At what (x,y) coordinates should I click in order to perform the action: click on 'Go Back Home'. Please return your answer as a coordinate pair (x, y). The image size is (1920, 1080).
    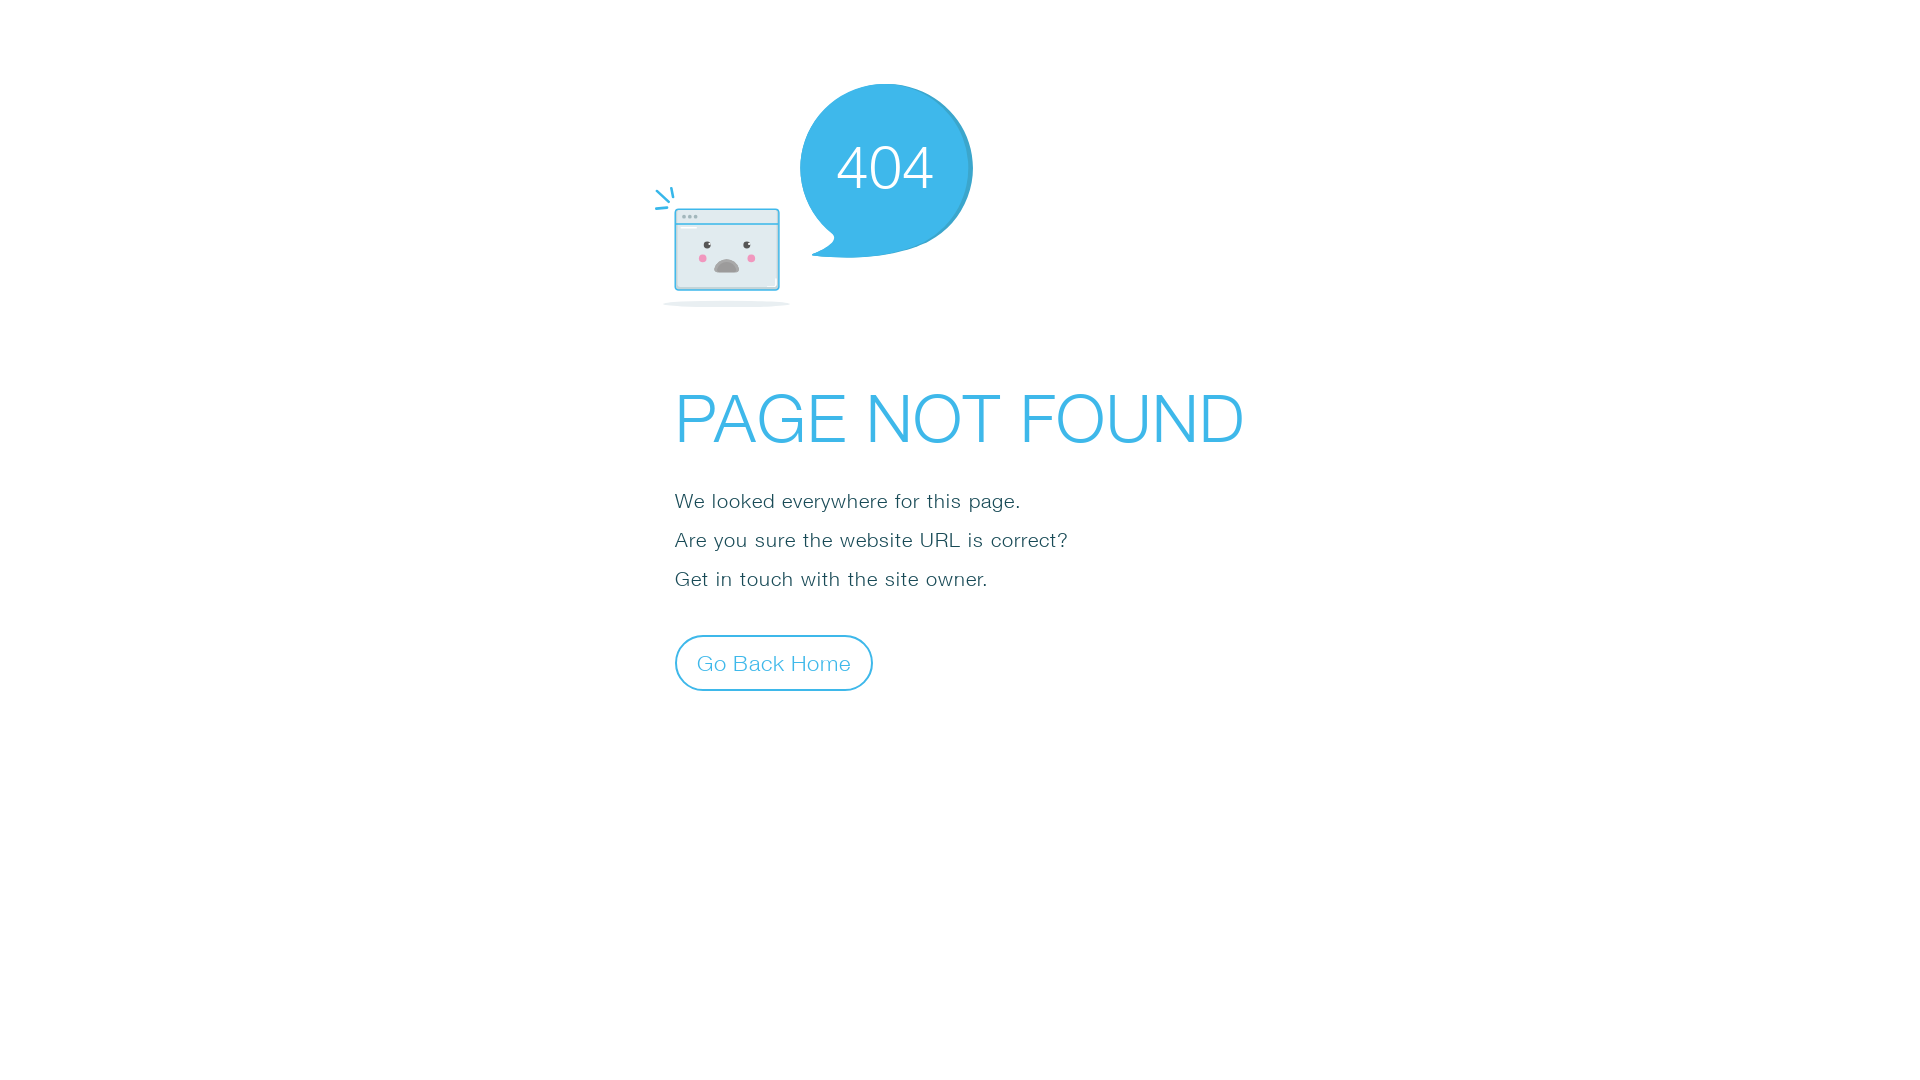
    Looking at the image, I should click on (772, 663).